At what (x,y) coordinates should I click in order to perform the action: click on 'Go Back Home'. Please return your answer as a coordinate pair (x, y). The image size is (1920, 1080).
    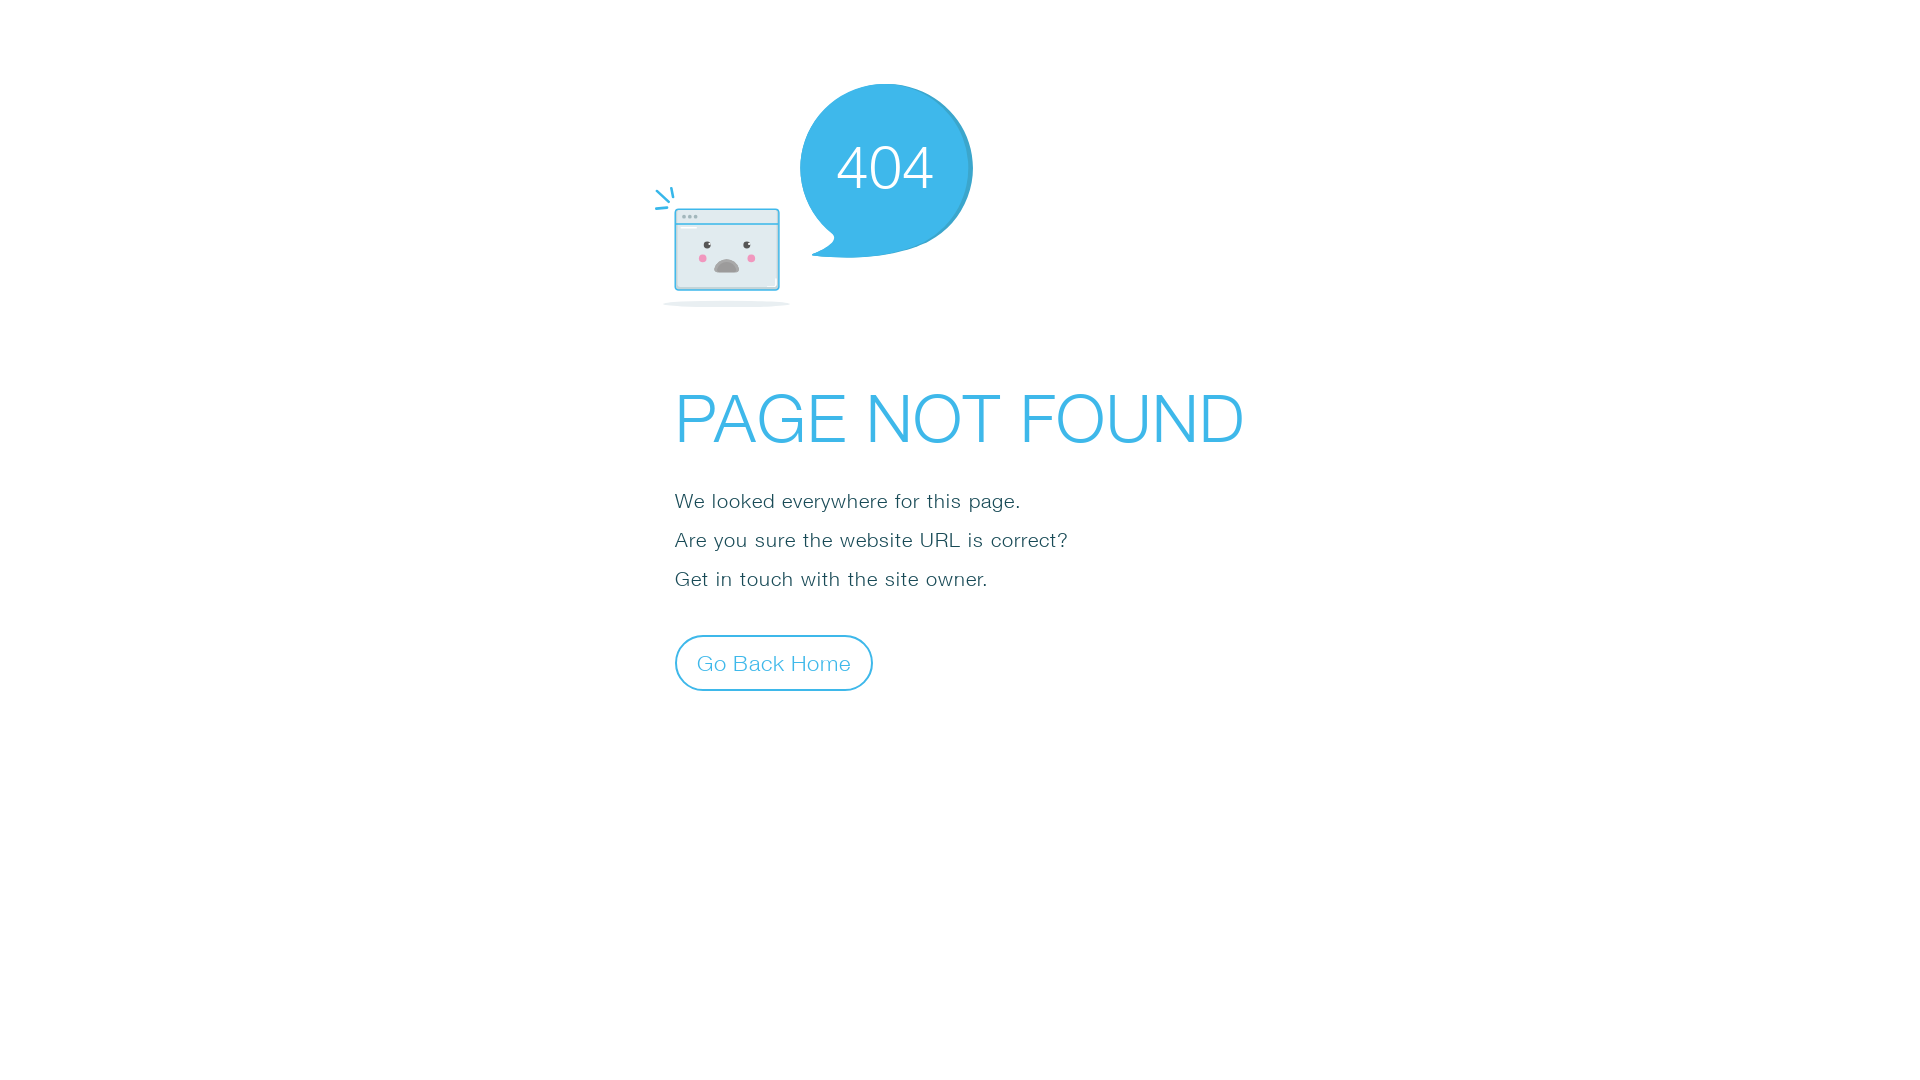
    Looking at the image, I should click on (772, 663).